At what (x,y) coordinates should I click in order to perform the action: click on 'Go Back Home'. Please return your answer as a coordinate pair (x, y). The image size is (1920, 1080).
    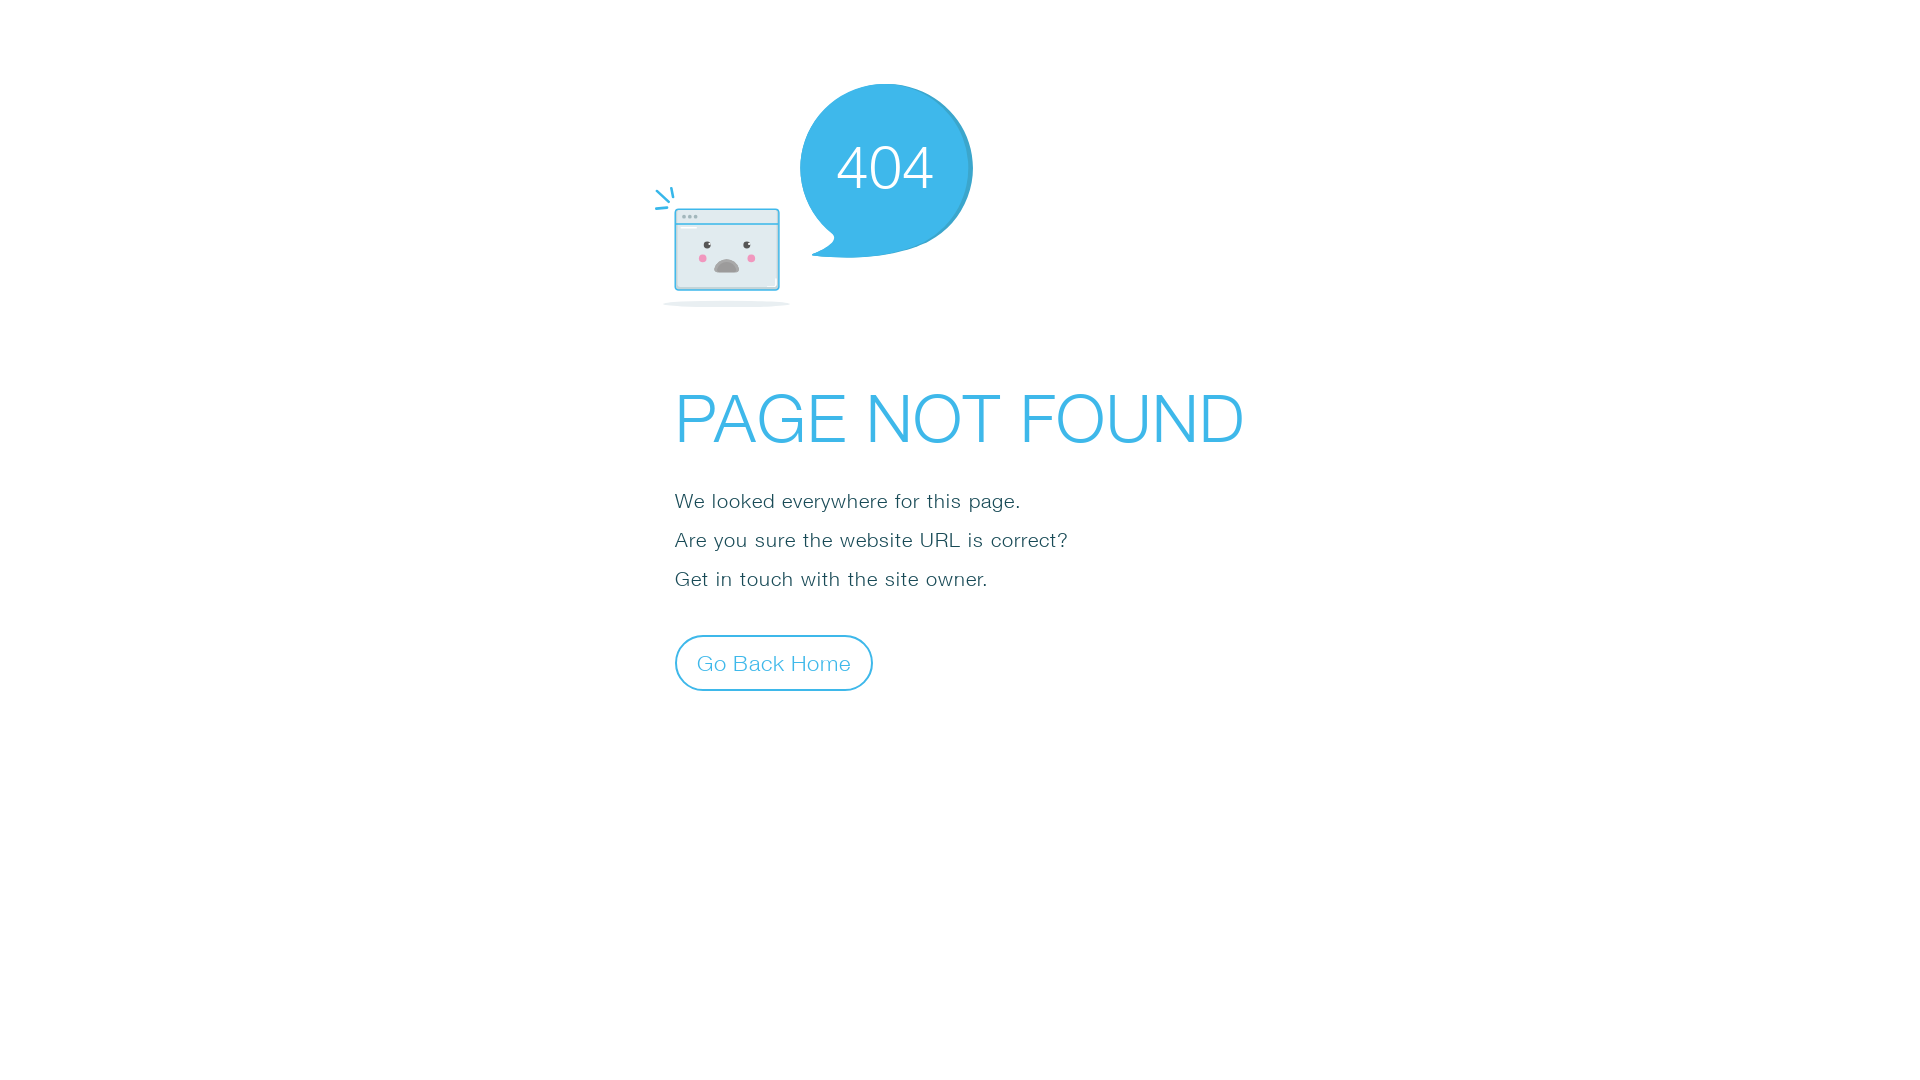
    Looking at the image, I should click on (772, 663).